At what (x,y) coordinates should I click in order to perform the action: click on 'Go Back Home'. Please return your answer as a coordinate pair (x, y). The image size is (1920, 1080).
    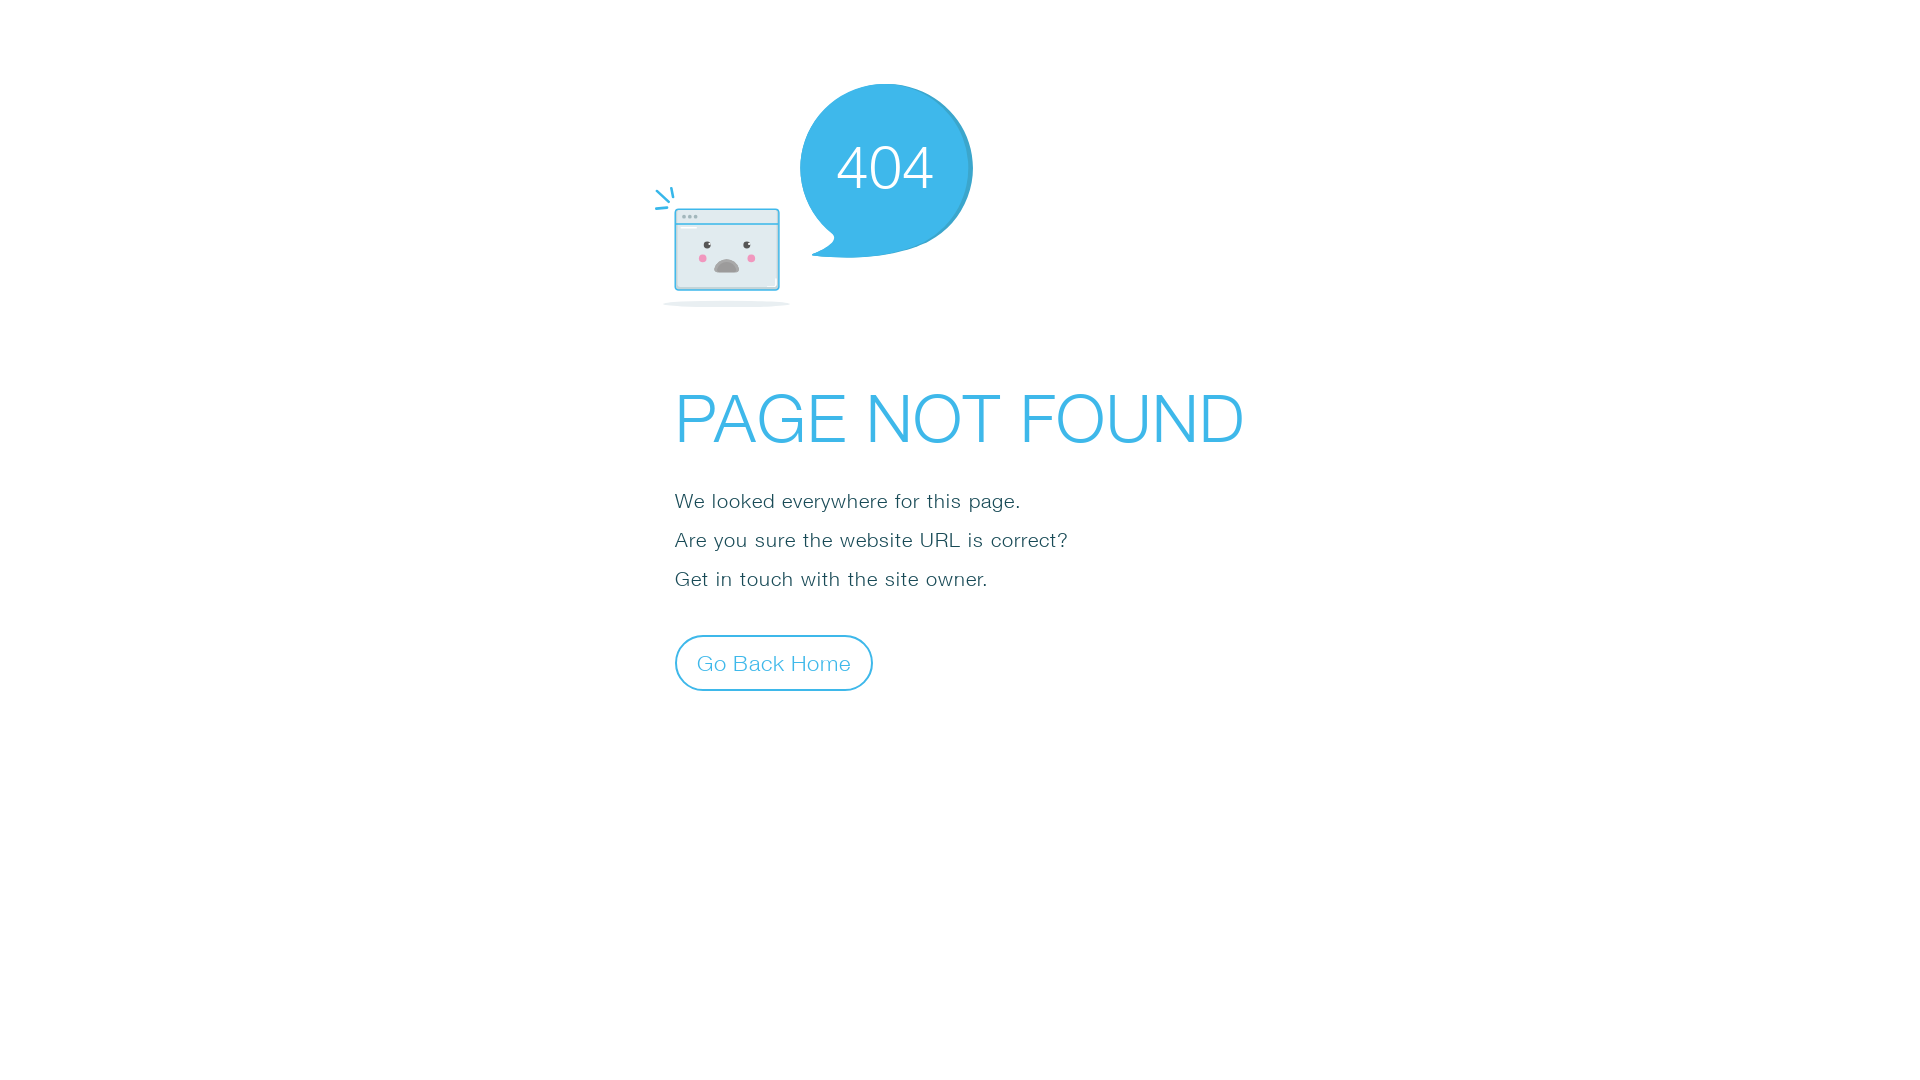
    Looking at the image, I should click on (772, 663).